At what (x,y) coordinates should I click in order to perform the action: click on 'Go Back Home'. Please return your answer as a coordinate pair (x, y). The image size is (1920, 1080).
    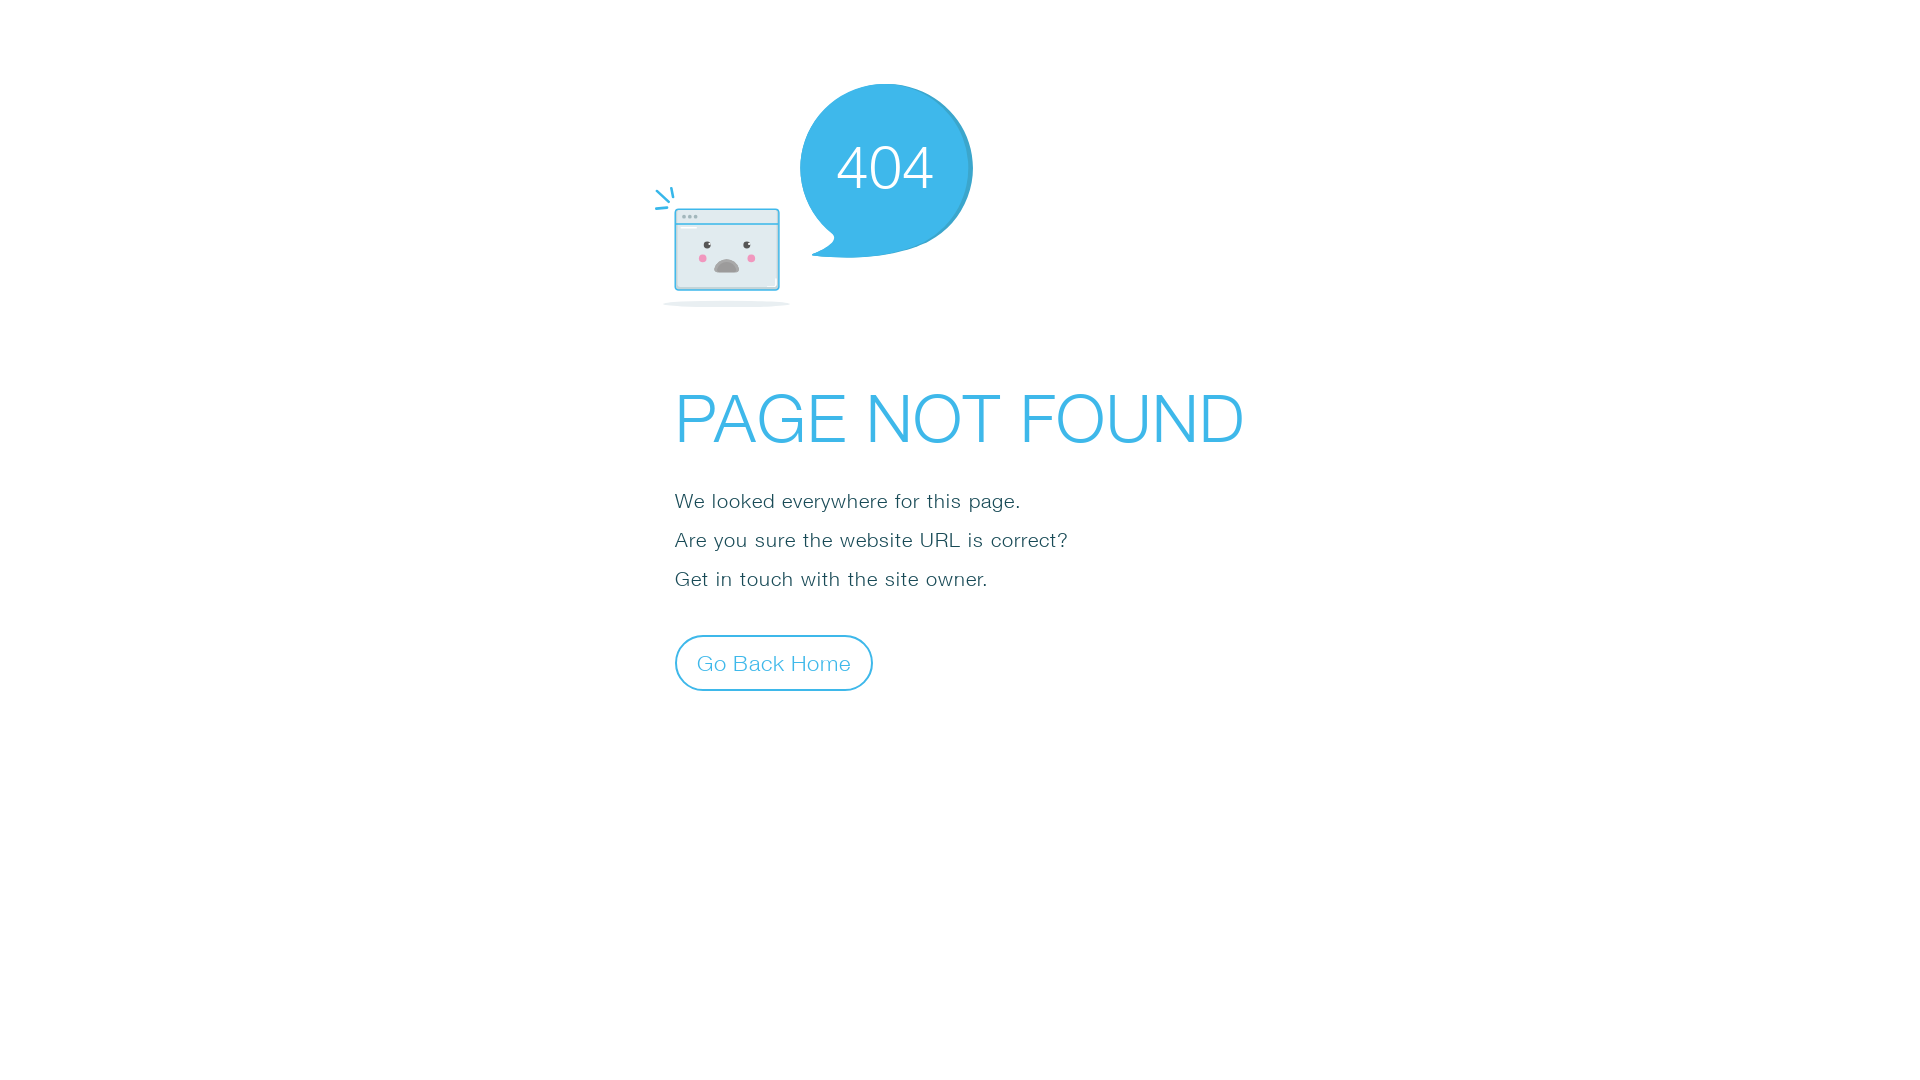
    Looking at the image, I should click on (772, 663).